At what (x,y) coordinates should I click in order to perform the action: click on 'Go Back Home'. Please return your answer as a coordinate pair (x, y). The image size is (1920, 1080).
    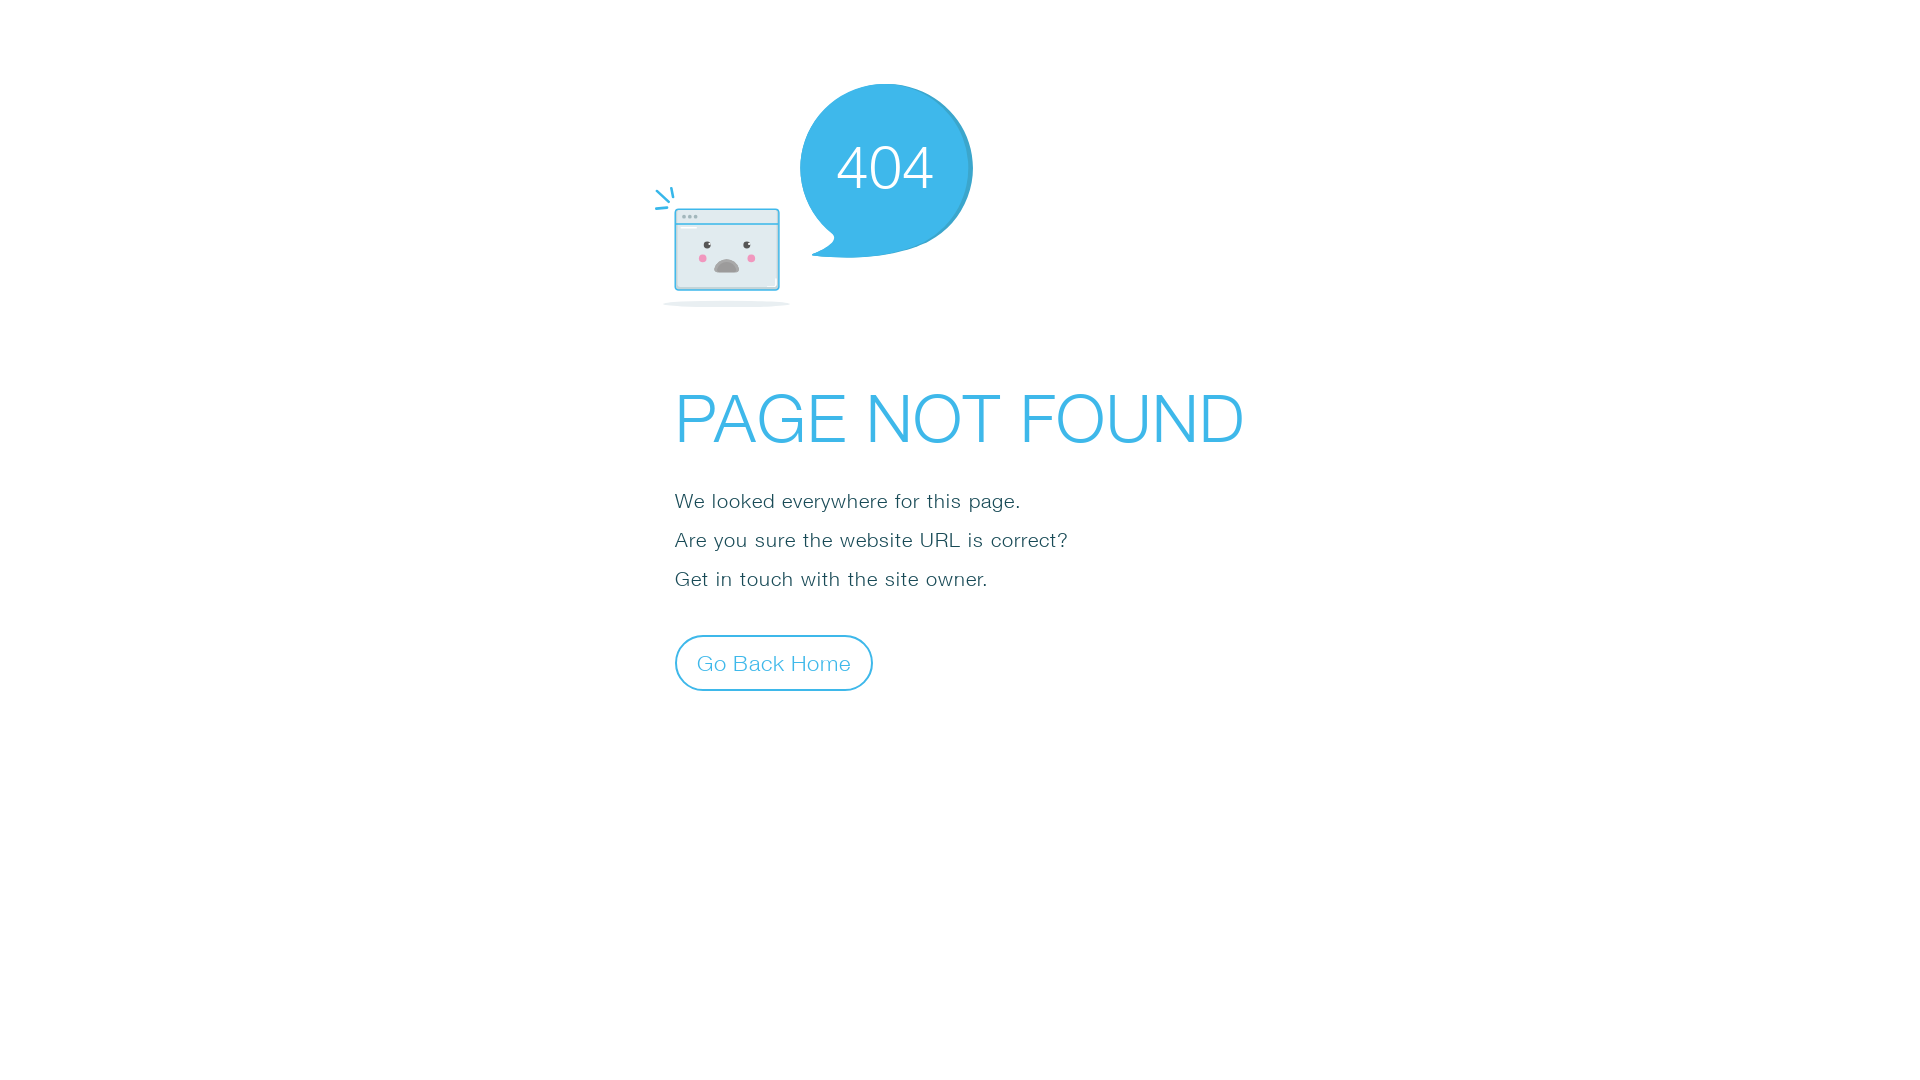
    Looking at the image, I should click on (772, 663).